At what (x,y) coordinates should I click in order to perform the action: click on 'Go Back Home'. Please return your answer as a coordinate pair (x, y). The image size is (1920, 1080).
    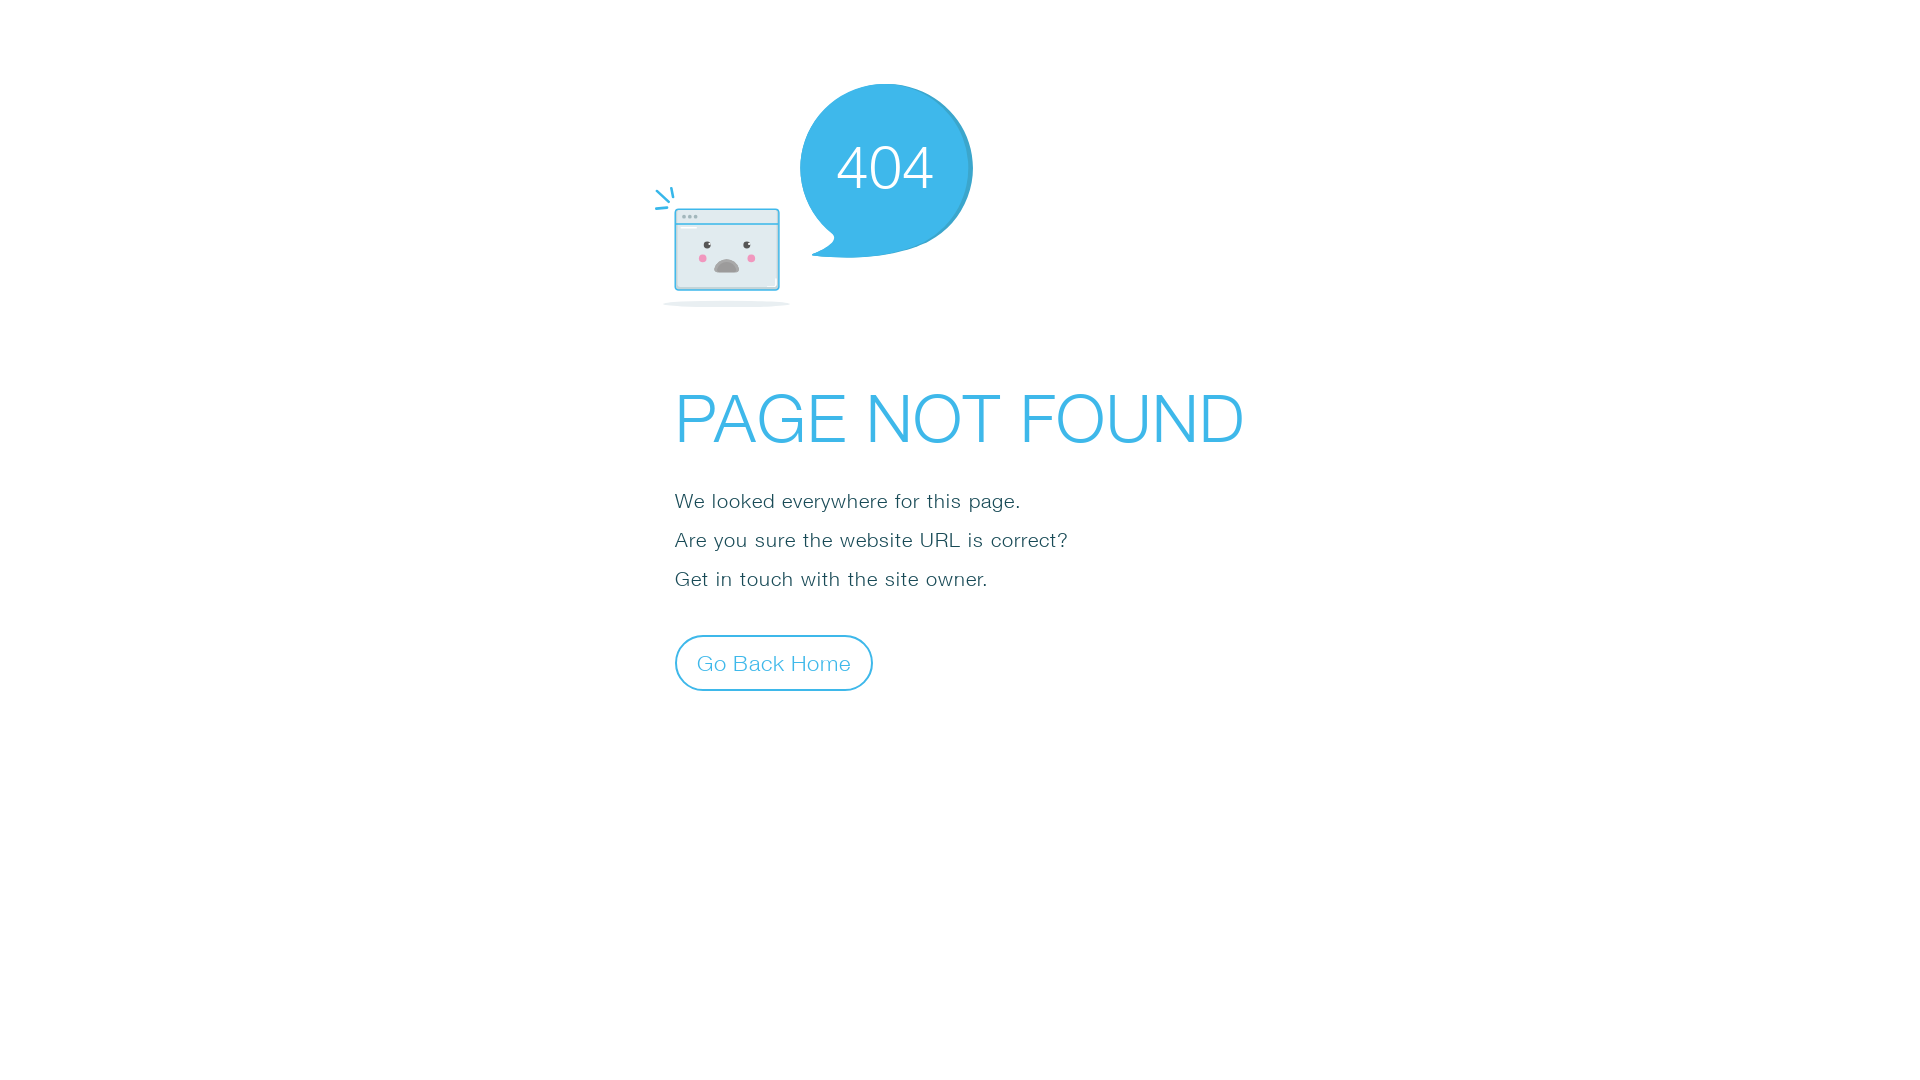
    Looking at the image, I should click on (772, 663).